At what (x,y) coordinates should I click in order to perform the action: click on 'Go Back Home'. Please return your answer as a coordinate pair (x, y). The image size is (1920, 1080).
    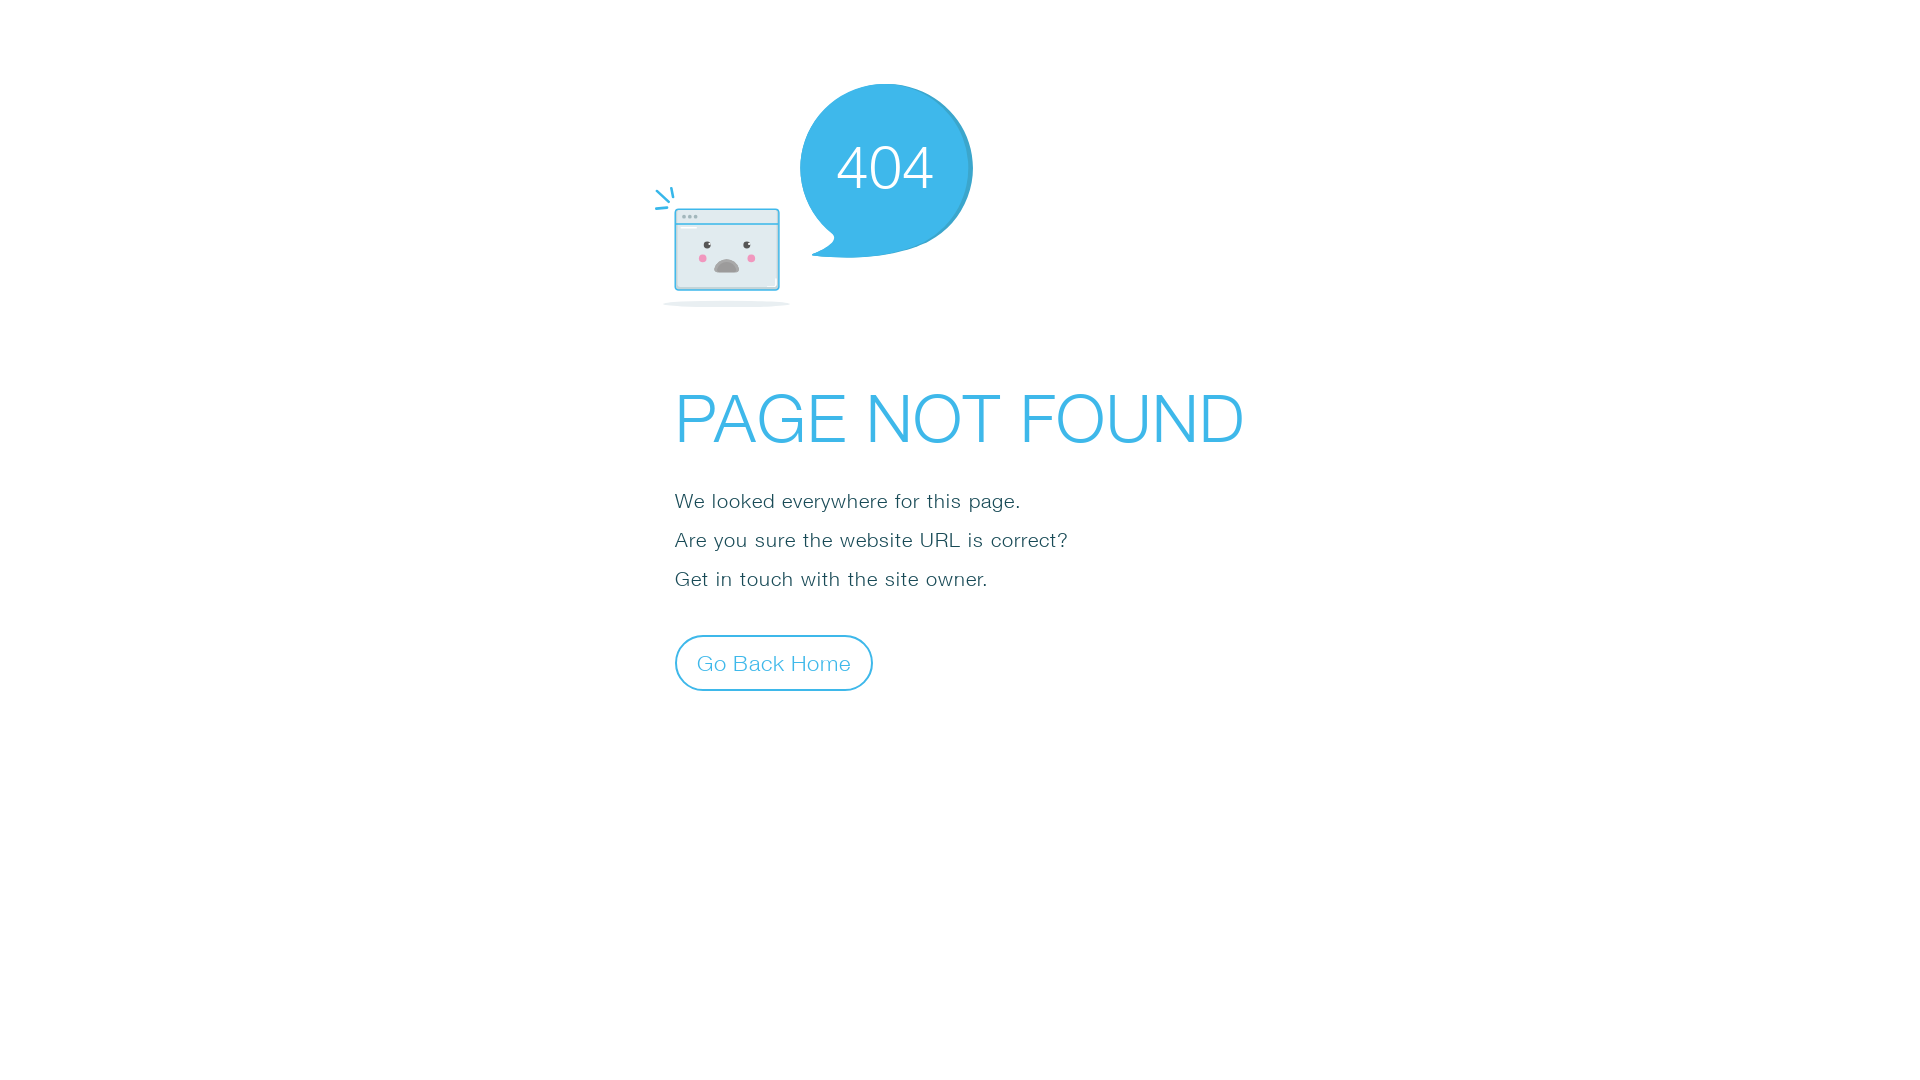
    Looking at the image, I should click on (772, 663).